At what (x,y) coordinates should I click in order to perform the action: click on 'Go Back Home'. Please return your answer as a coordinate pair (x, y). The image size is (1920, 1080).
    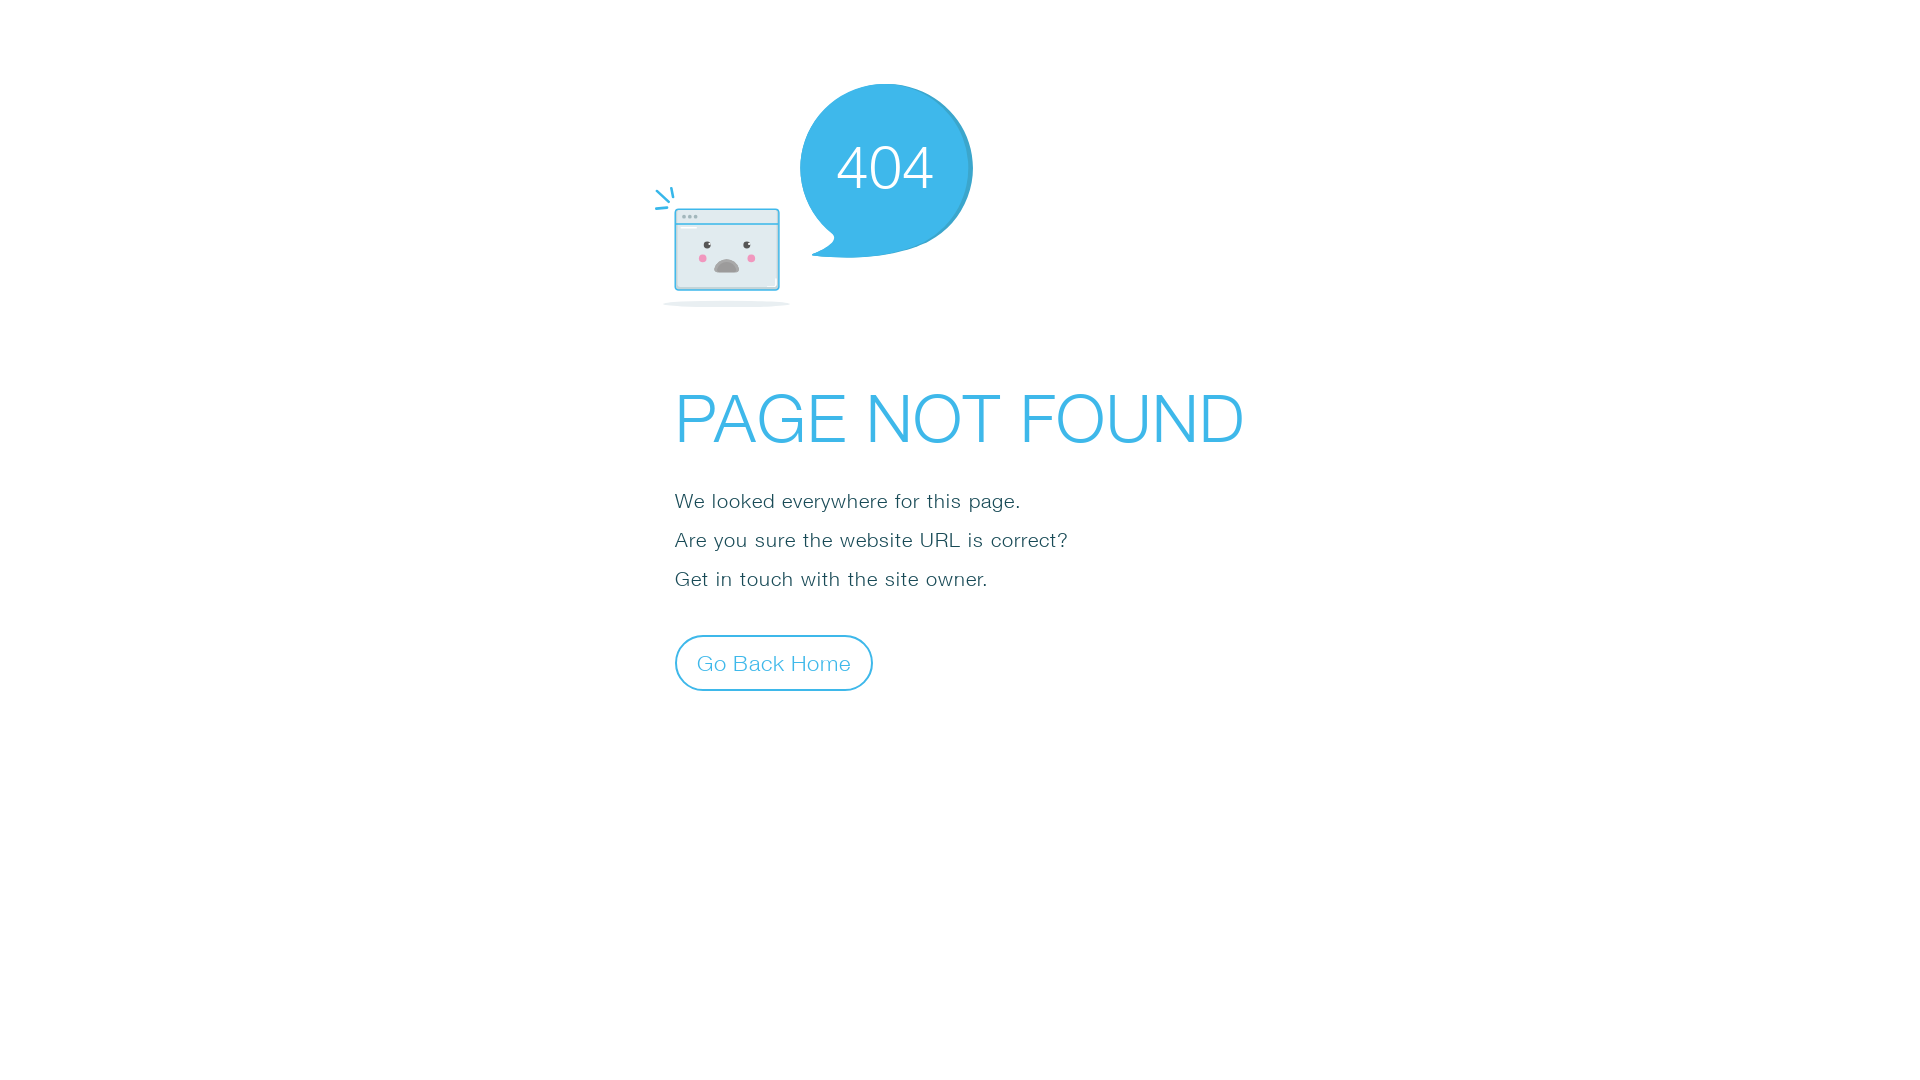
    Looking at the image, I should click on (772, 663).